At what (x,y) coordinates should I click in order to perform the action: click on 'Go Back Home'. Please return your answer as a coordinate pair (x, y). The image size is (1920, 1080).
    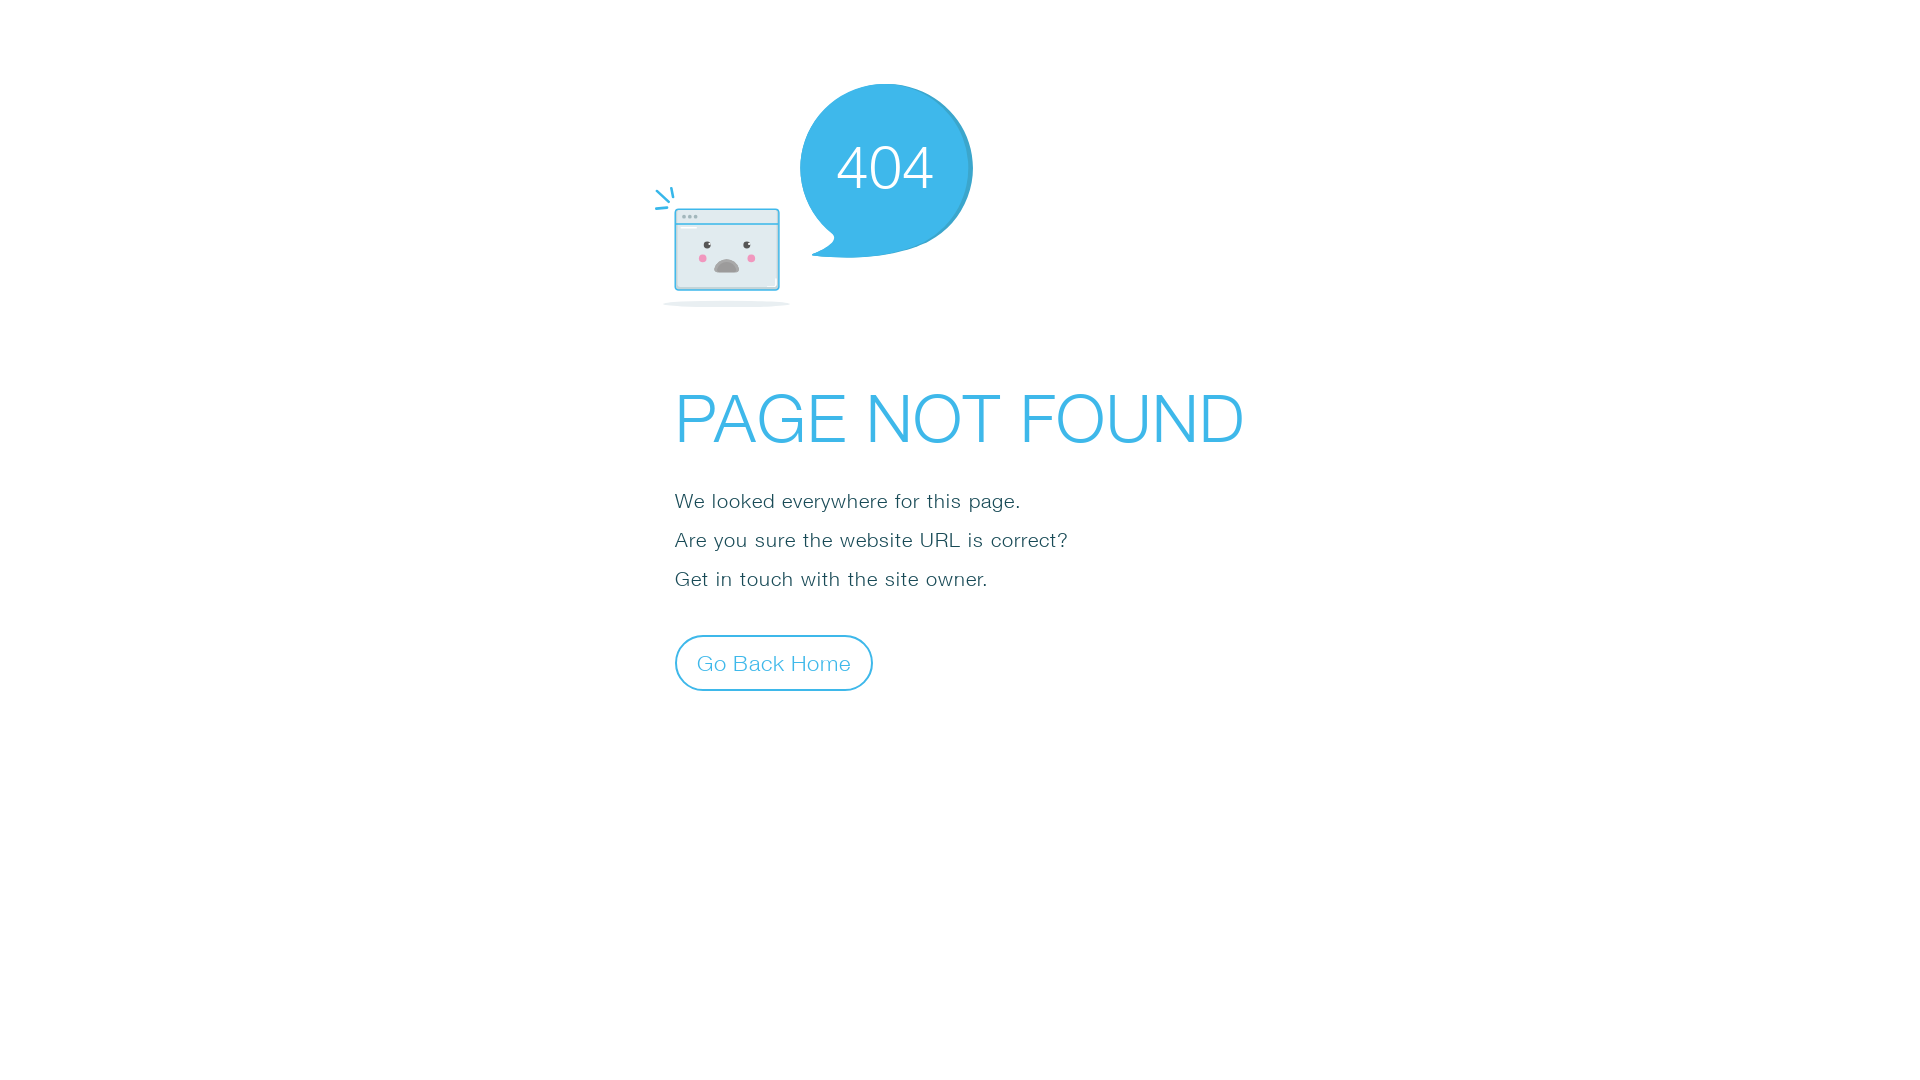
    Looking at the image, I should click on (772, 663).